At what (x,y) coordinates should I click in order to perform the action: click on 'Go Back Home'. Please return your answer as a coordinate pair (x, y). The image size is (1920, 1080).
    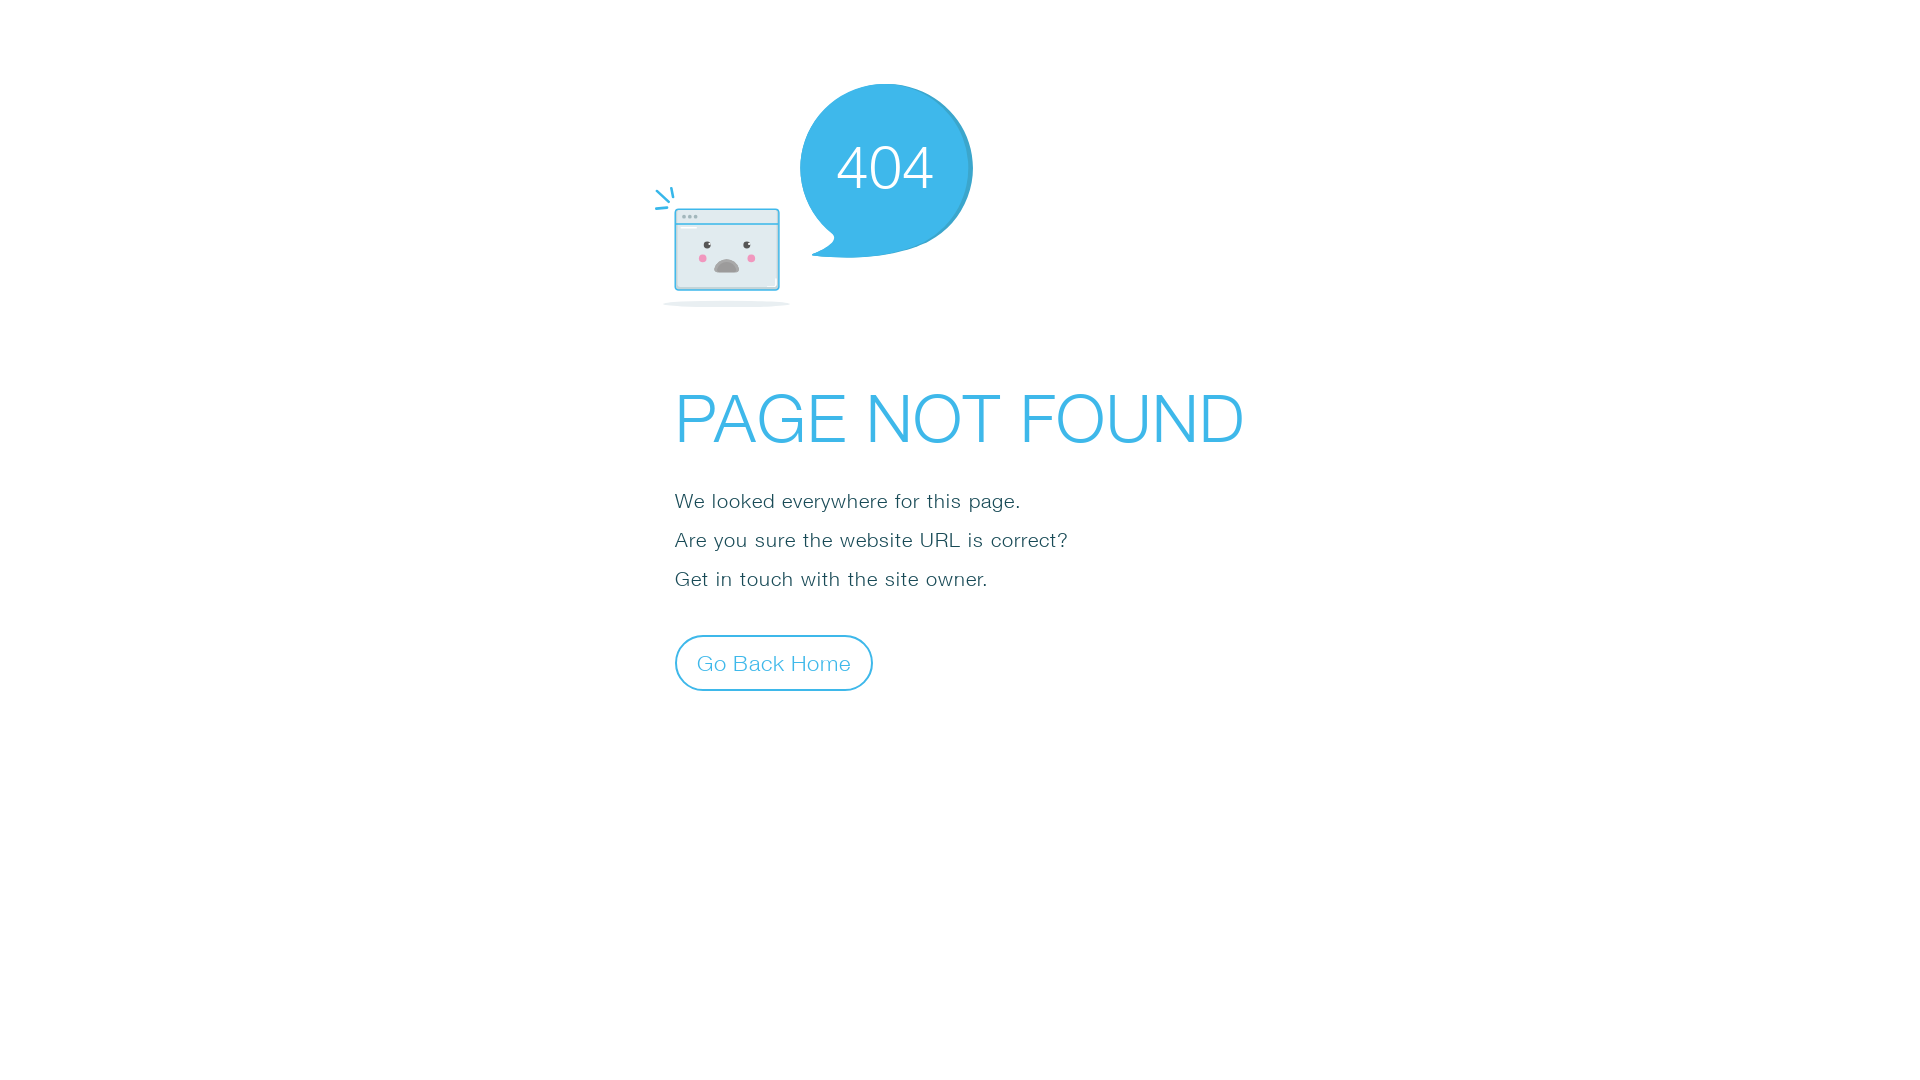
    Looking at the image, I should click on (772, 663).